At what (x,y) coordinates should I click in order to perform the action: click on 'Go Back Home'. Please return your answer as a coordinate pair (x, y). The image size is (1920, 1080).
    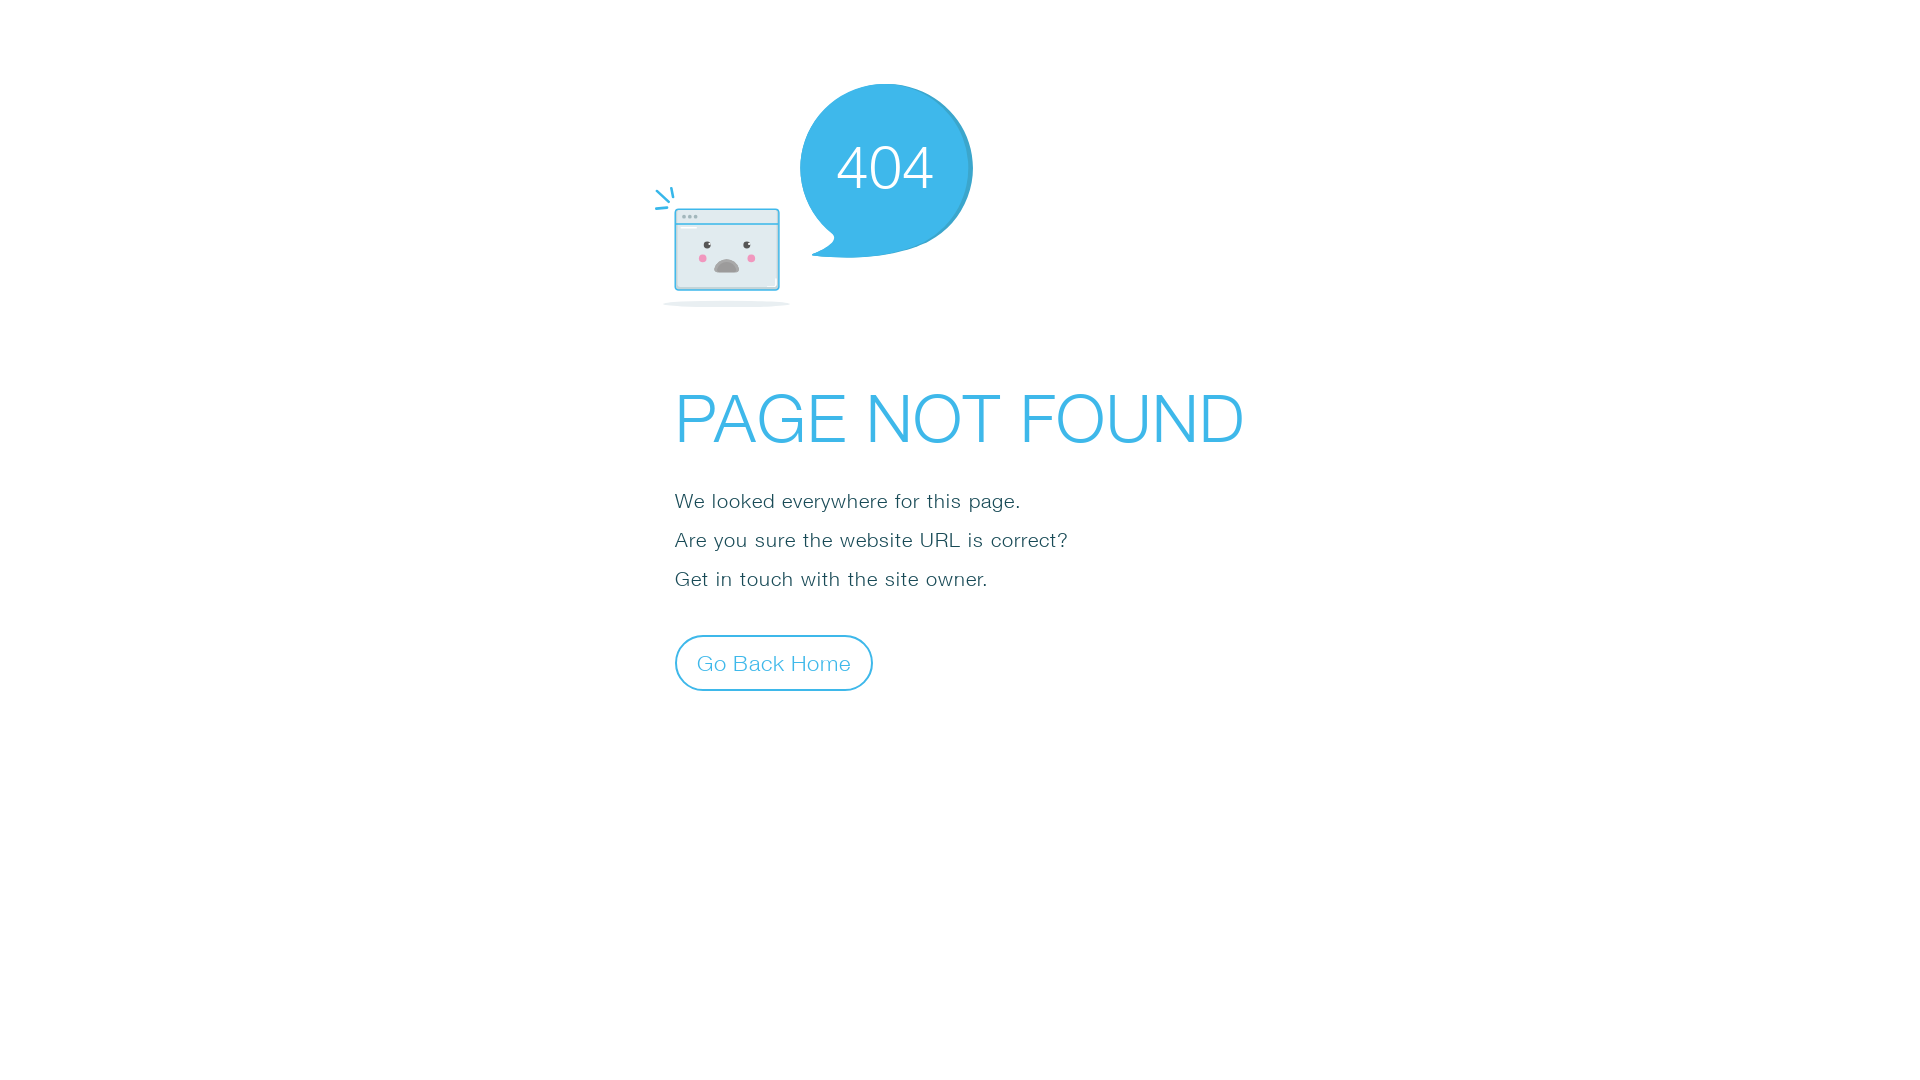
    Looking at the image, I should click on (772, 663).